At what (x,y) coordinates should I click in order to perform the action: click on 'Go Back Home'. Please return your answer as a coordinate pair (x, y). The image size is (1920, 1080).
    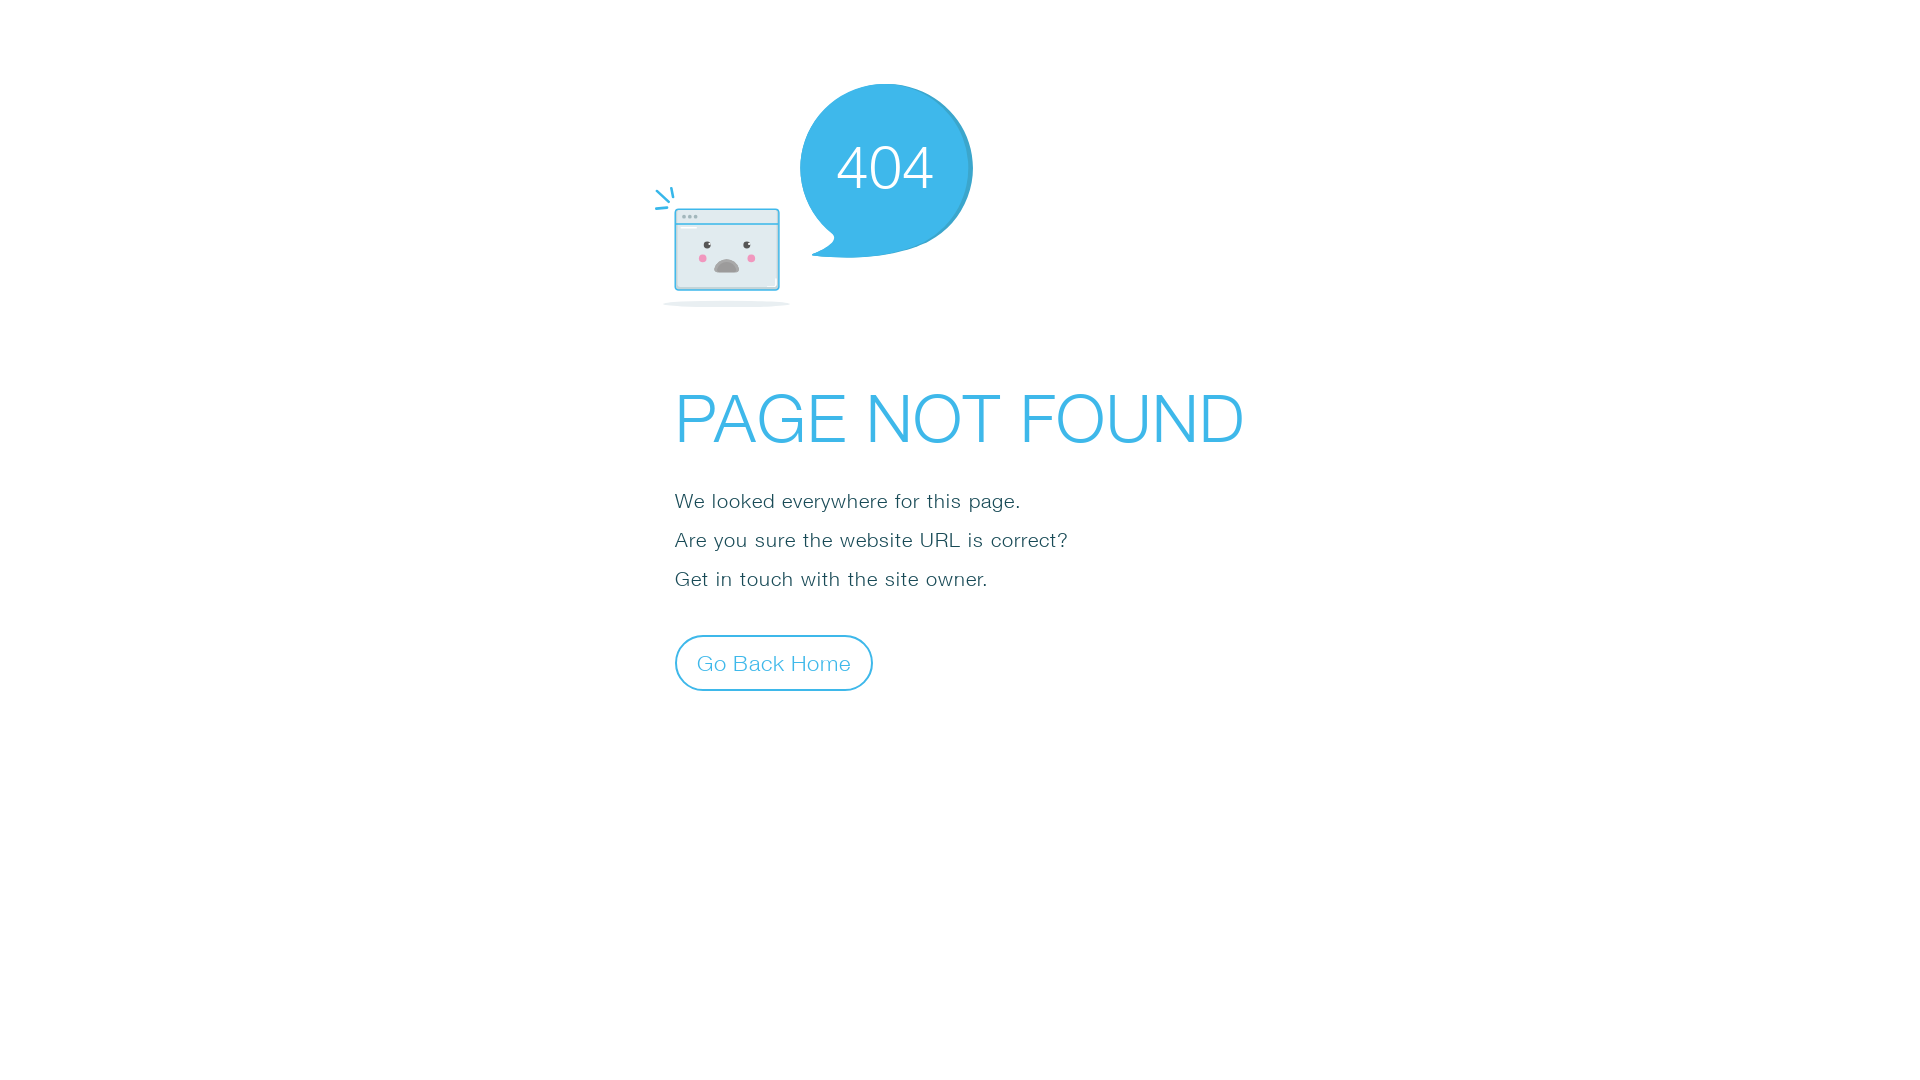
    Looking at the image, I should click on (772, 663).